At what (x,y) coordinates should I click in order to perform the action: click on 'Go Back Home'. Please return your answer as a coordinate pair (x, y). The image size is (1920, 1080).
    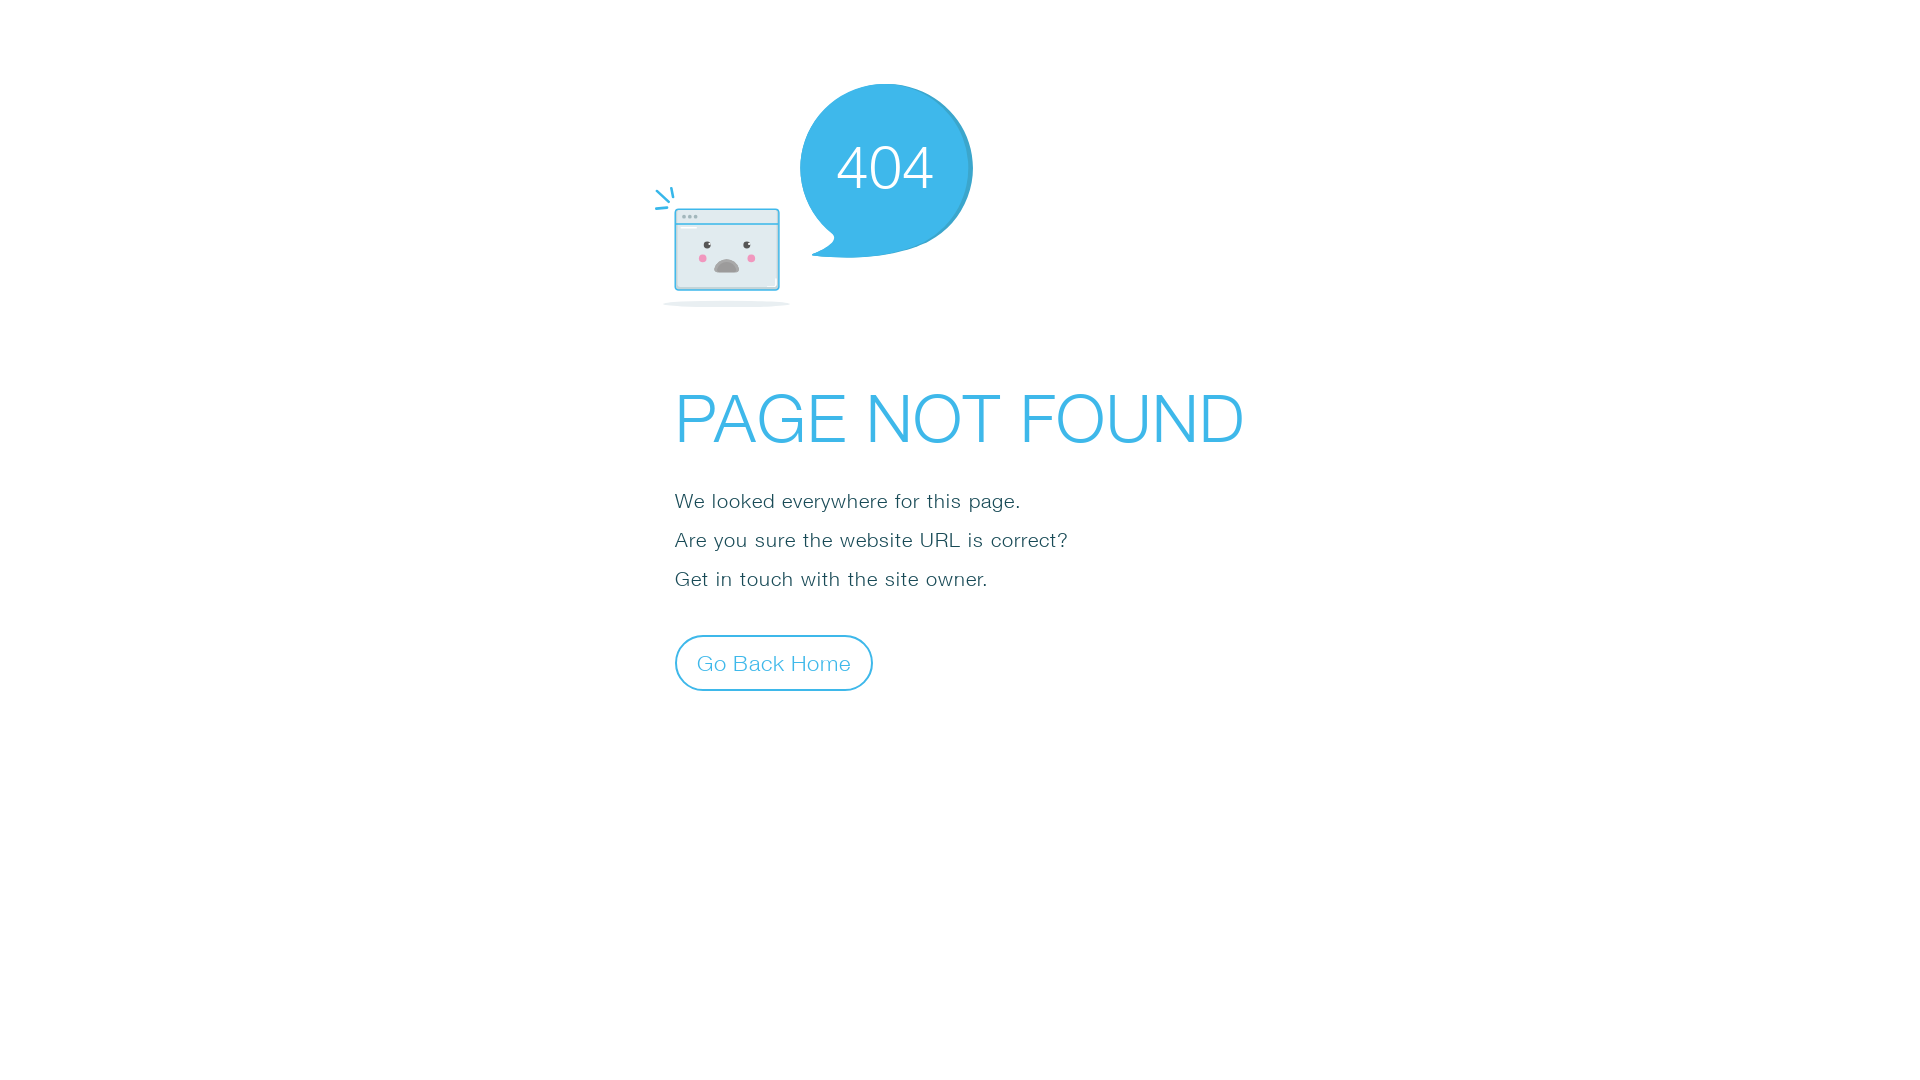
    Looking at the image, I should click on (772, 663).